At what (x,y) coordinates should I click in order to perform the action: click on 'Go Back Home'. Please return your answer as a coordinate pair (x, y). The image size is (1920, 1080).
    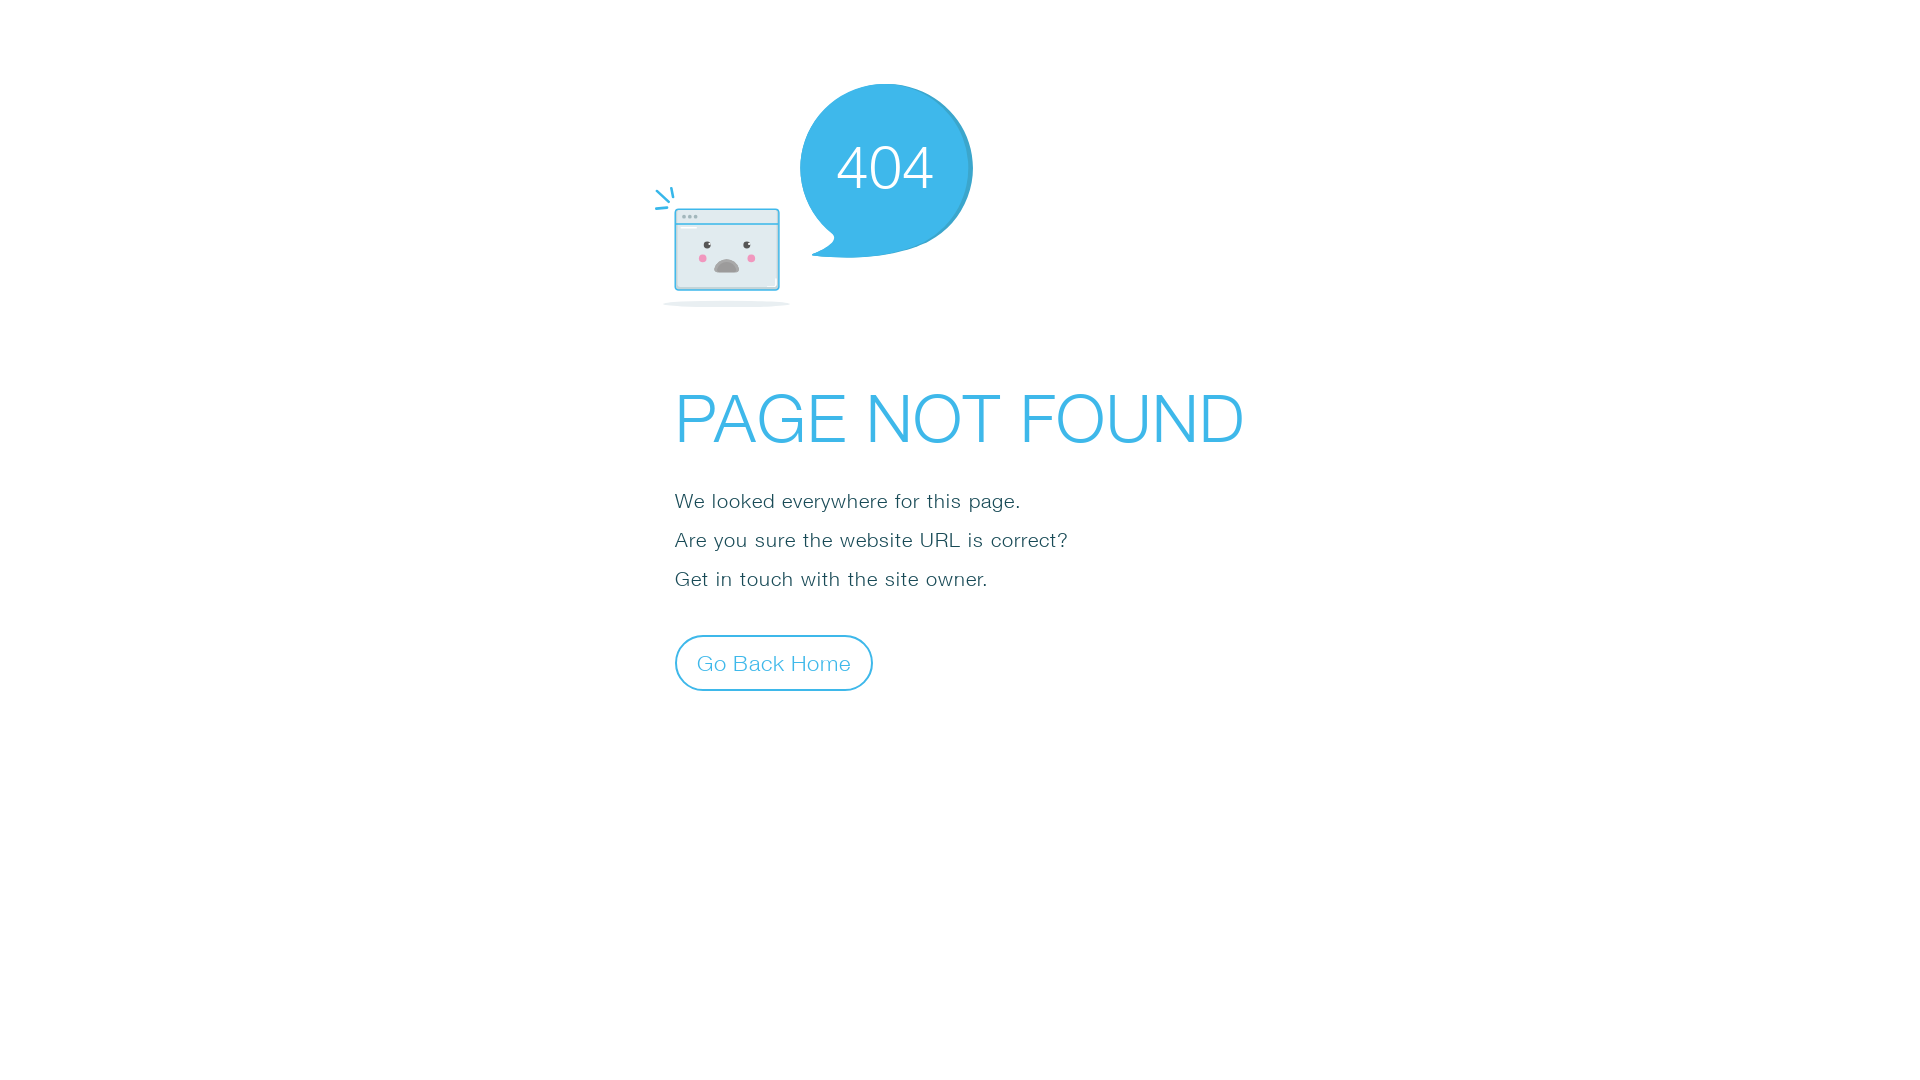
    Looking at the image, I should click on (772, 663).